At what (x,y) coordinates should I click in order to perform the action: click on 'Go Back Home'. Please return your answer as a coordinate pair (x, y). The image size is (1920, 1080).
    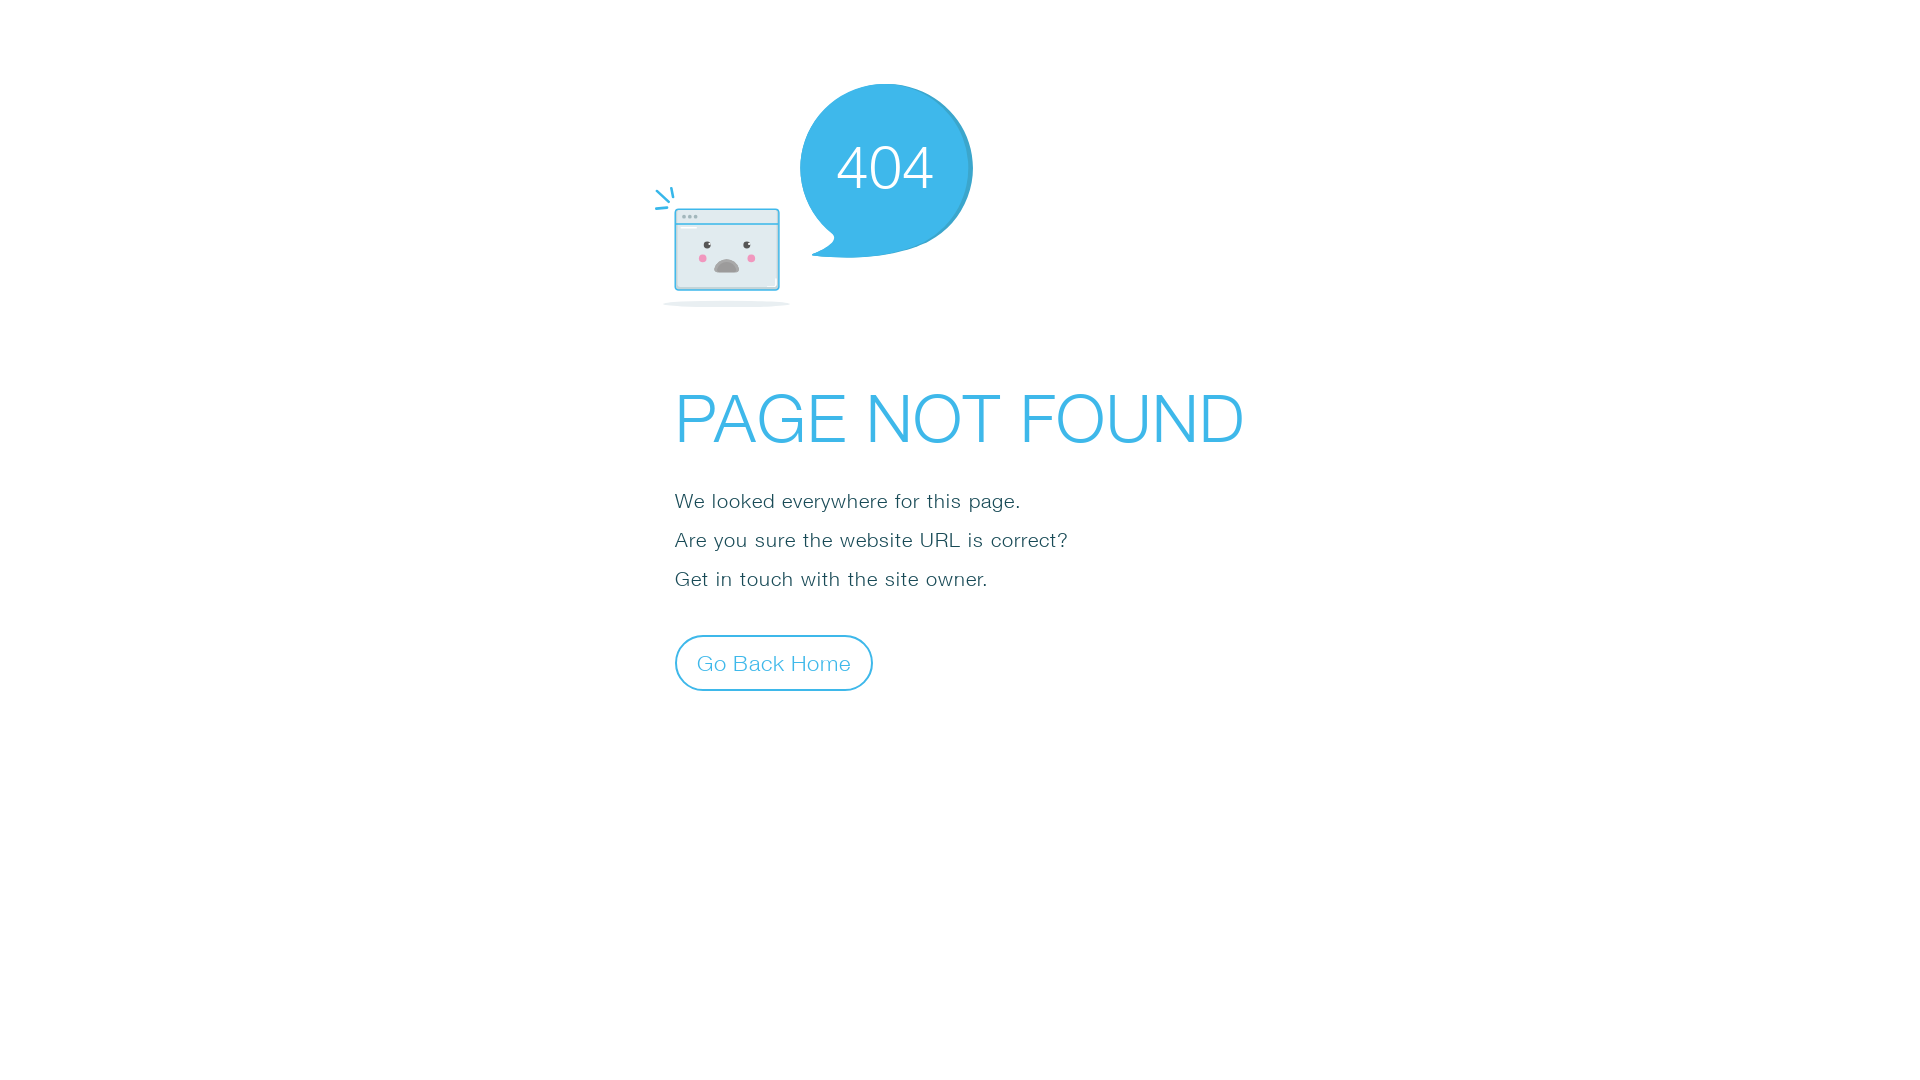
    Looking at the image, I should click on (772, 663).